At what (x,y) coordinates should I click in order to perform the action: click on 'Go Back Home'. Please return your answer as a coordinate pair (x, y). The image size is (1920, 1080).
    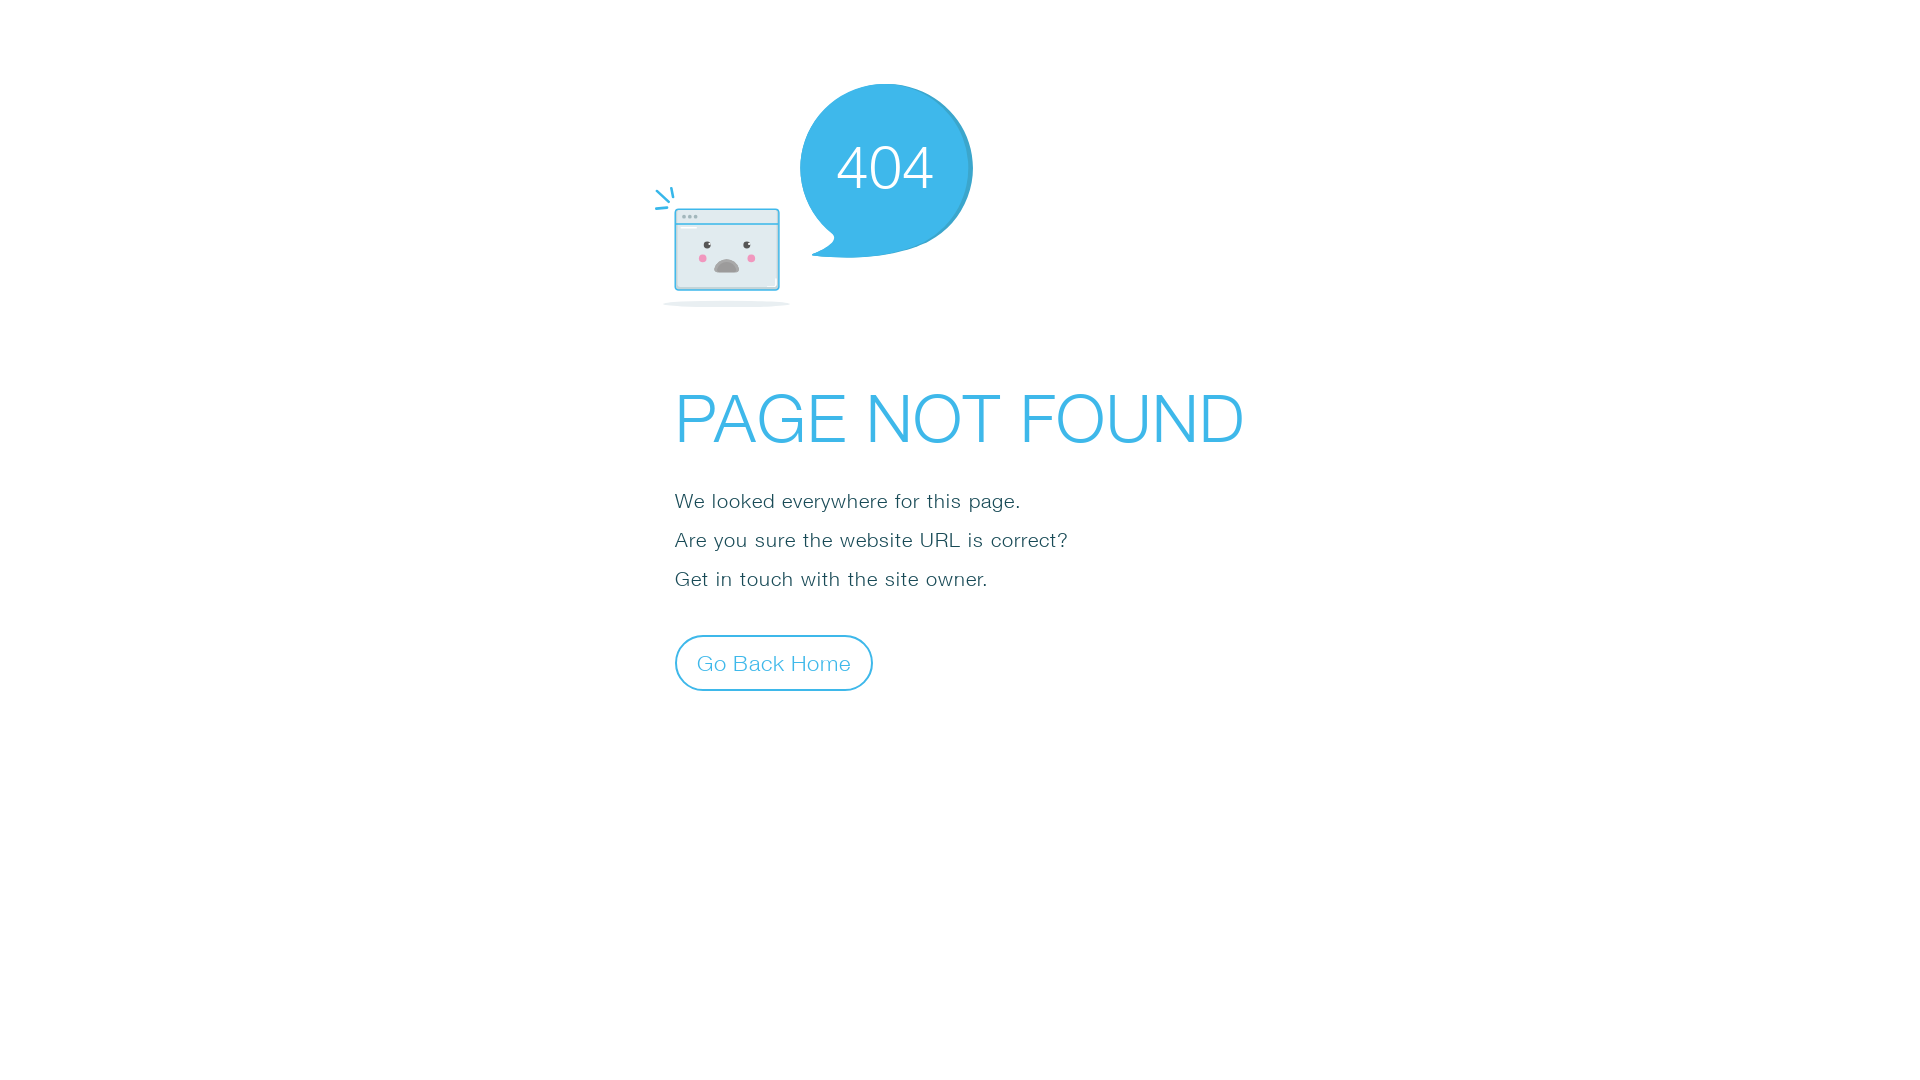
    Looking at the image, I should click on (772, 663).